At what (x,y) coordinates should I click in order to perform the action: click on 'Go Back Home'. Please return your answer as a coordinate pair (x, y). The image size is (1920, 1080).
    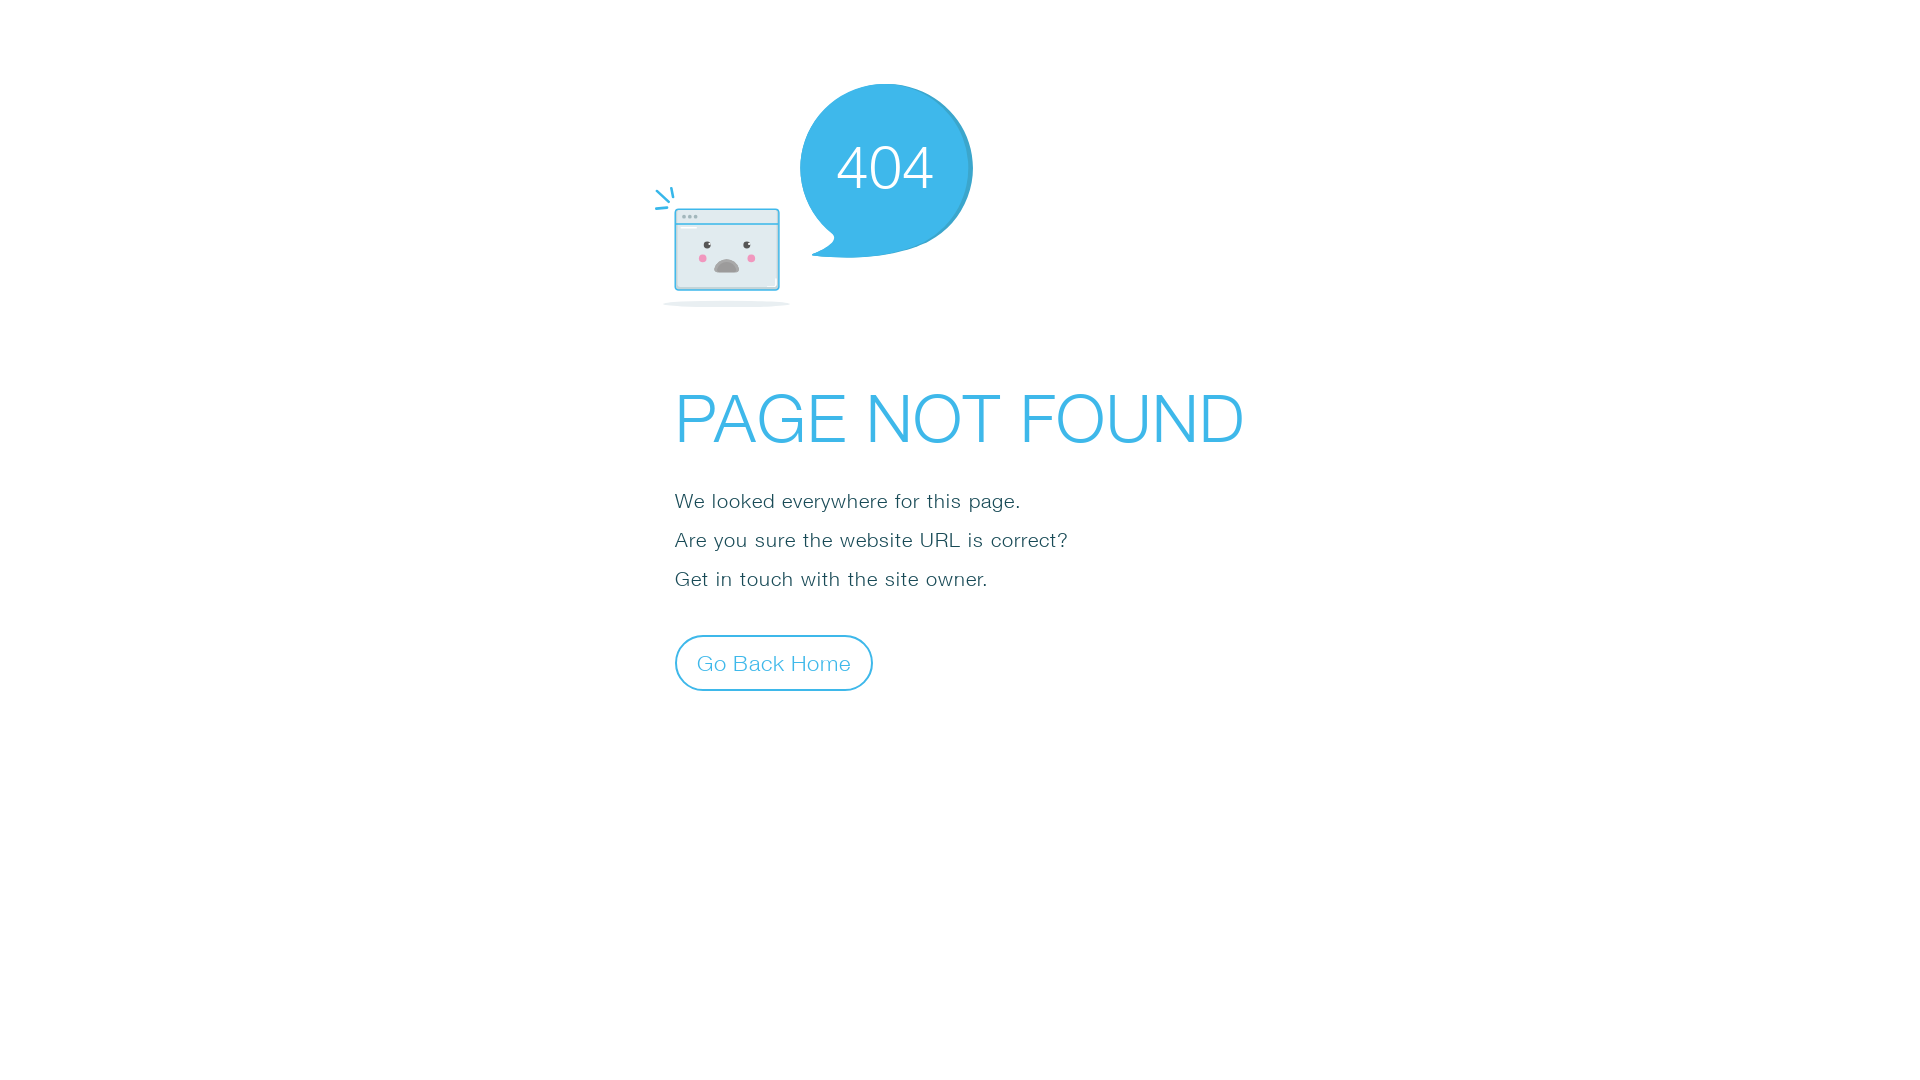
    Looking at the image, I should click on (772, 663).